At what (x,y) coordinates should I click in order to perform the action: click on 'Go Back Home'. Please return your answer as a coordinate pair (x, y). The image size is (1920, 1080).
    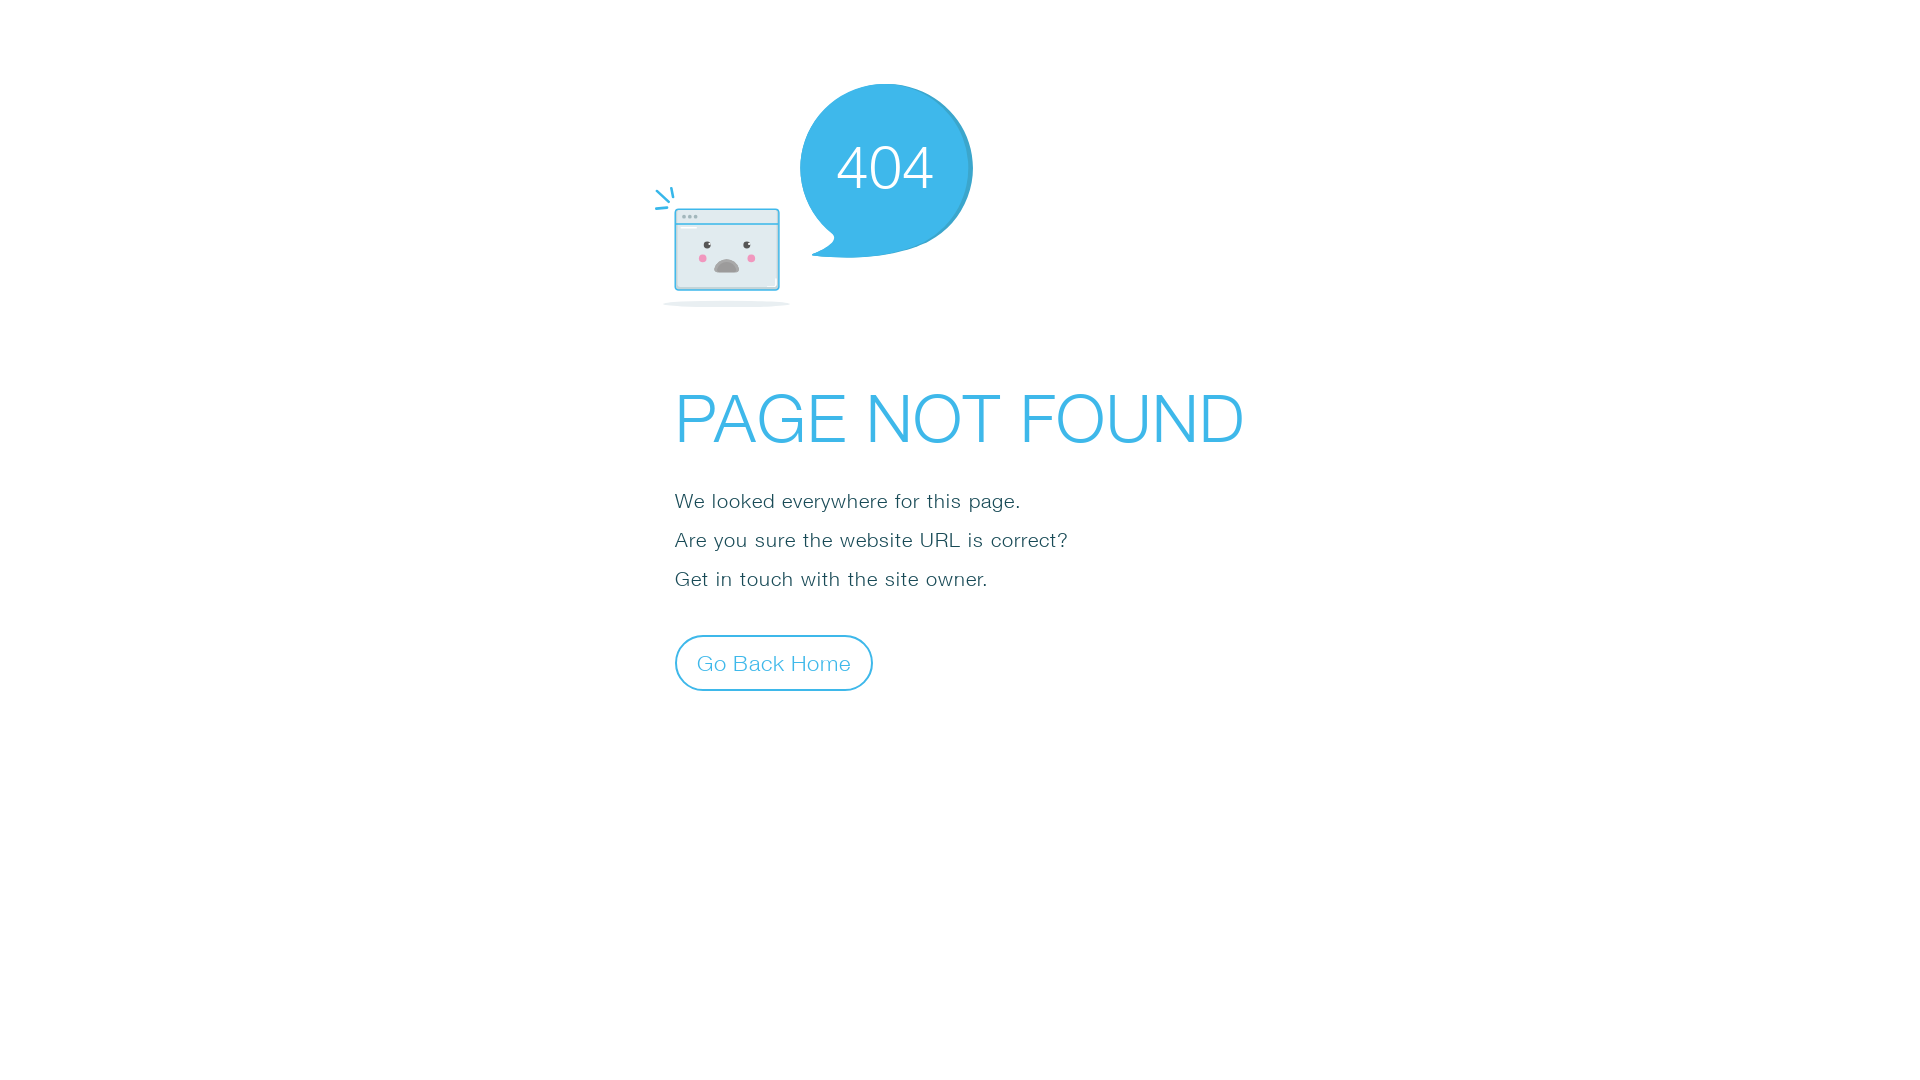
    Looking at the image, I should click on (772, 663).